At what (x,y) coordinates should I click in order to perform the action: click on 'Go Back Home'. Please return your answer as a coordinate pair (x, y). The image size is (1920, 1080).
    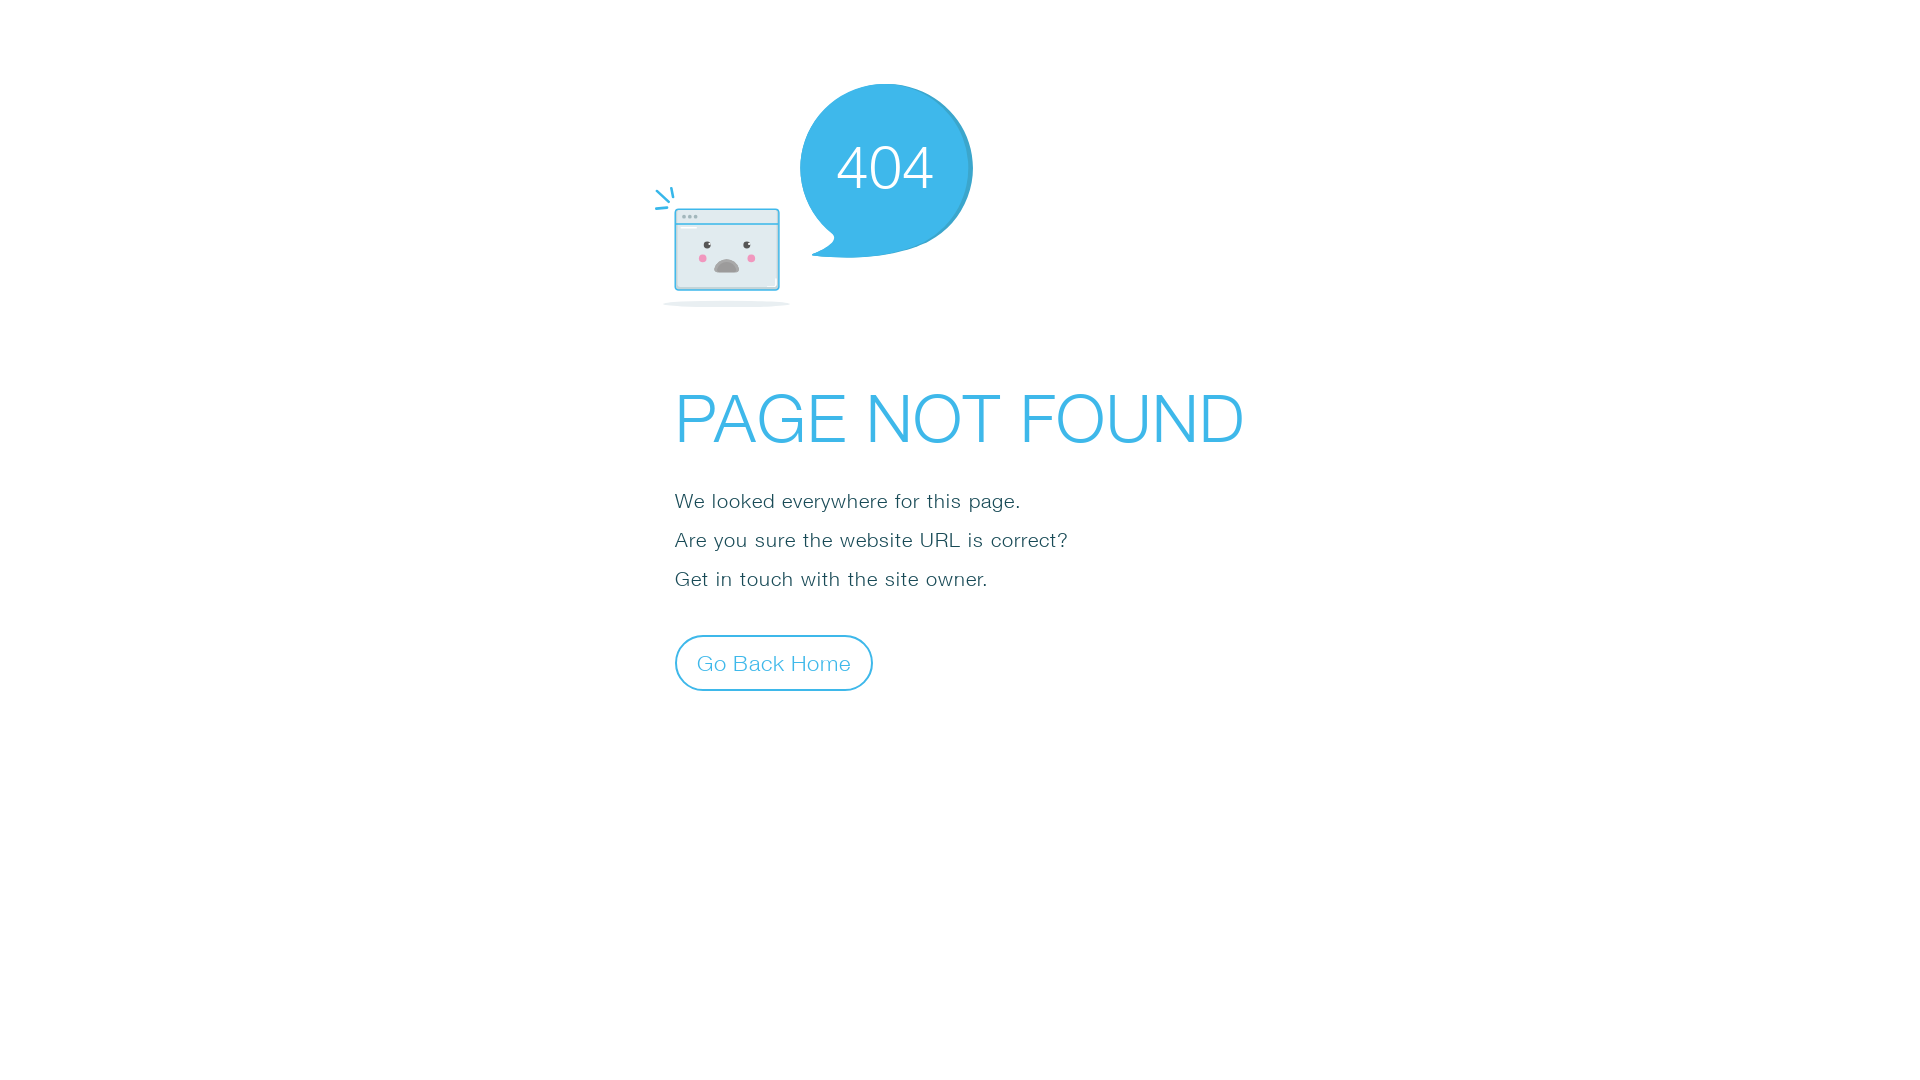
    Looking at the image, I should click on (772, 663).